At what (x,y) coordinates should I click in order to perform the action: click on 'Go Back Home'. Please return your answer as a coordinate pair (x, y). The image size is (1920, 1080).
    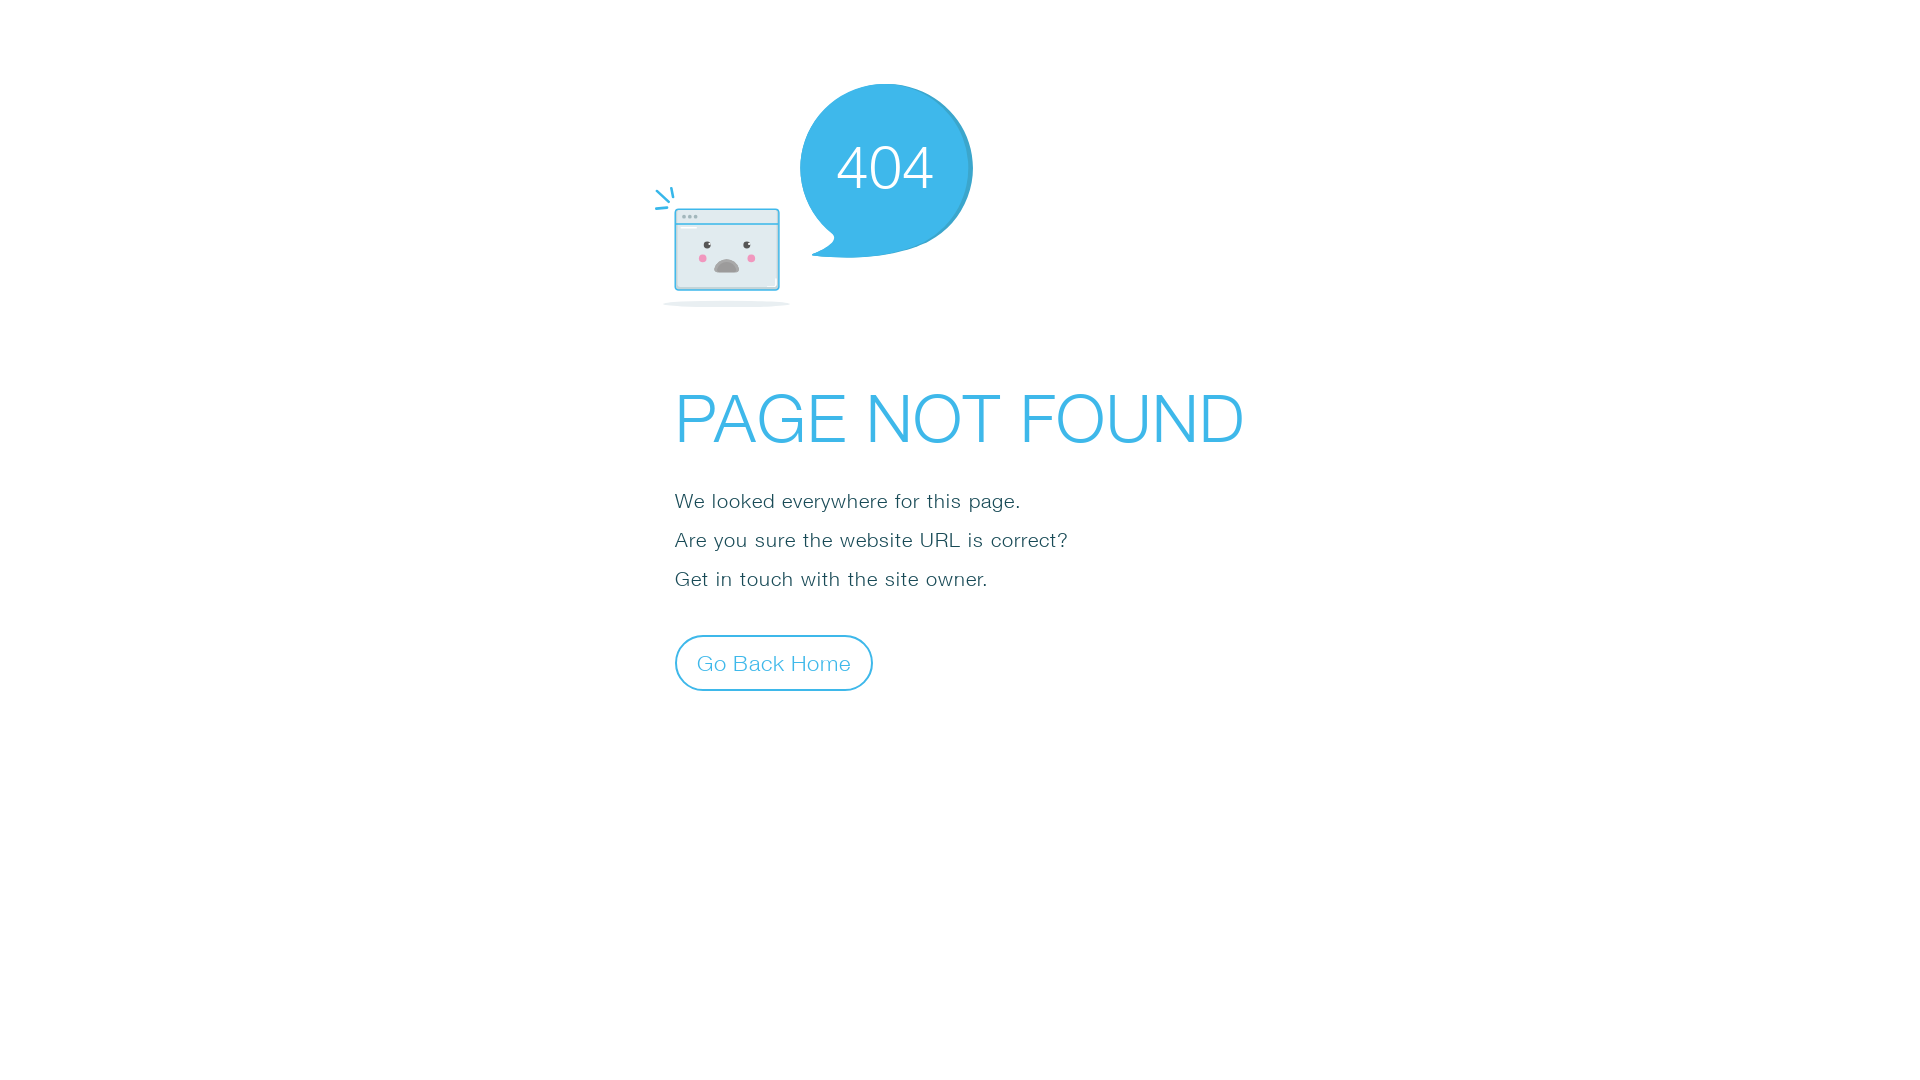
    Looking at the image, I should click on (772, 663).